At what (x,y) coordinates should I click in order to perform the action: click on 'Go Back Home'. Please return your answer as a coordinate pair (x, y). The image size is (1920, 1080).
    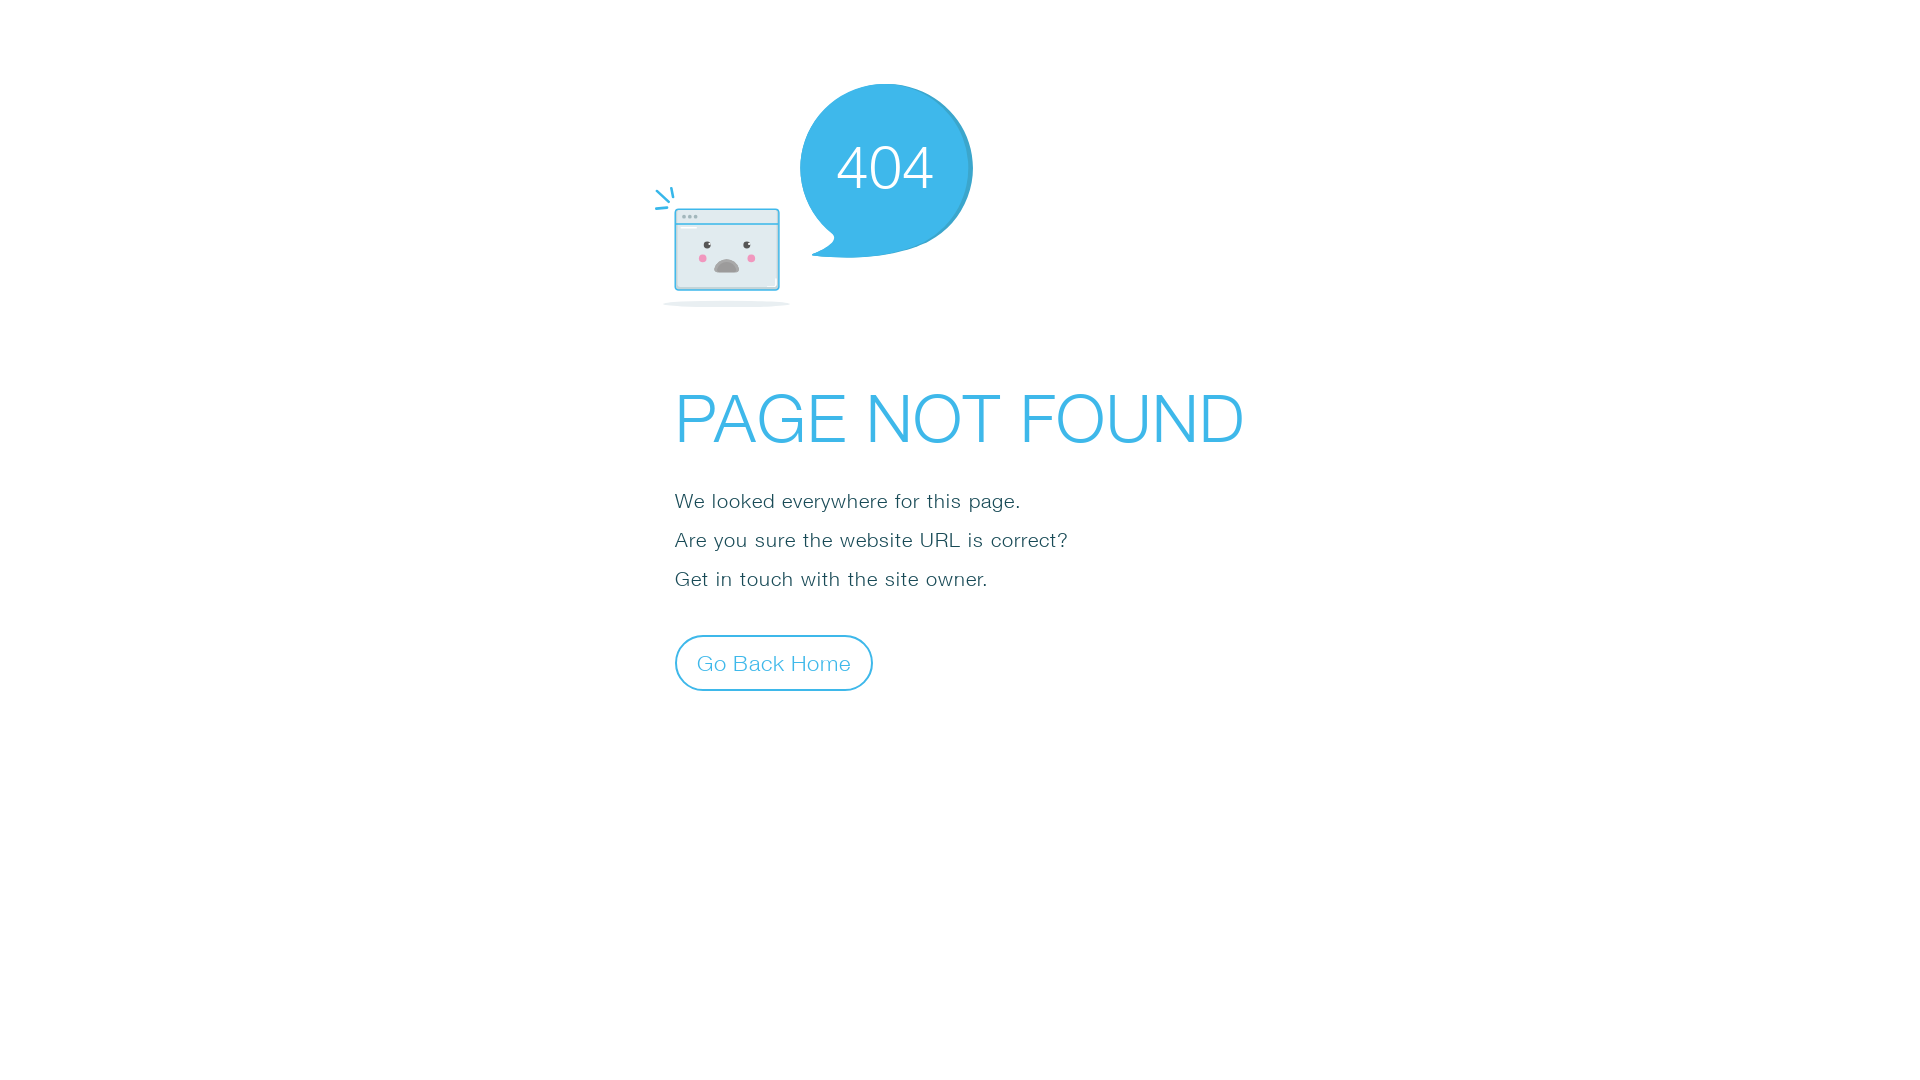
    Looking at the image, I should click on (772, 663).